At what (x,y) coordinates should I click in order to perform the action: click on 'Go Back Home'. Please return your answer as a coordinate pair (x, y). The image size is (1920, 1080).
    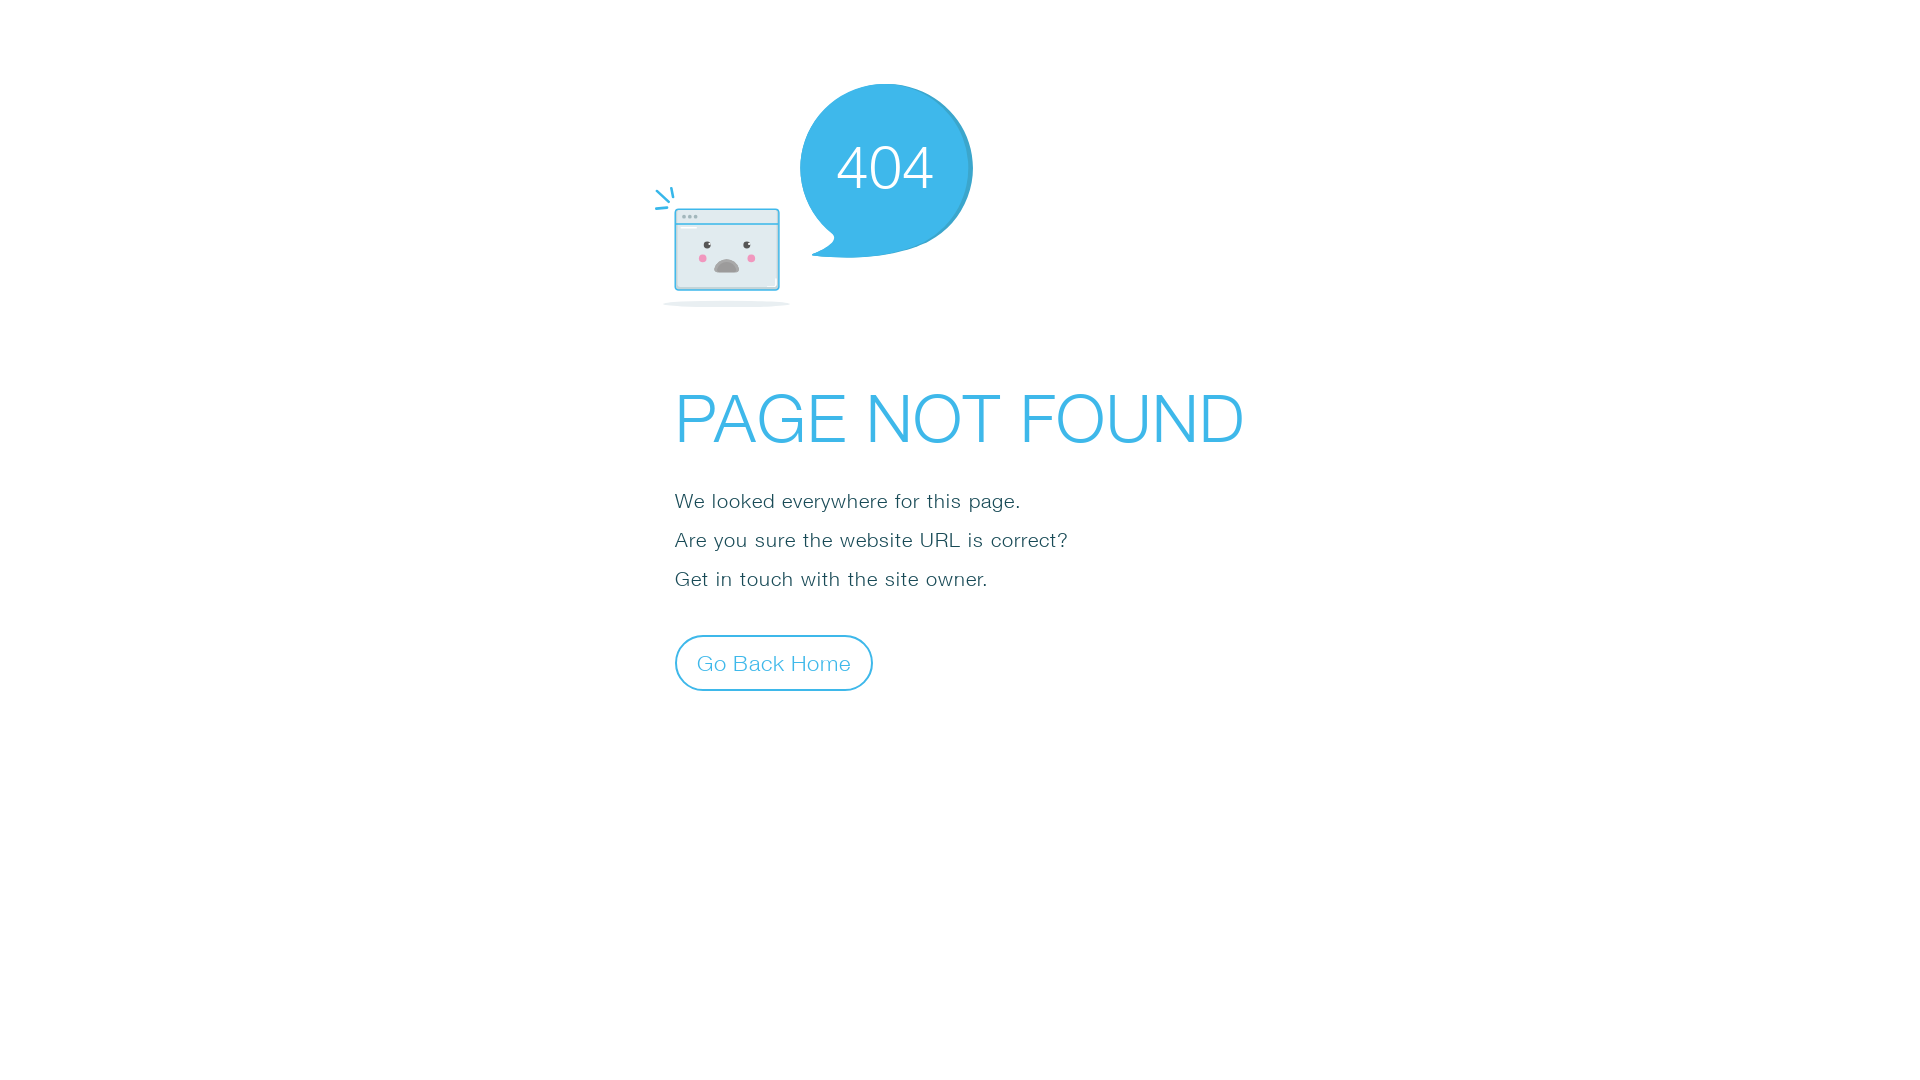
    Looking at the image, I should click on (772, 663).